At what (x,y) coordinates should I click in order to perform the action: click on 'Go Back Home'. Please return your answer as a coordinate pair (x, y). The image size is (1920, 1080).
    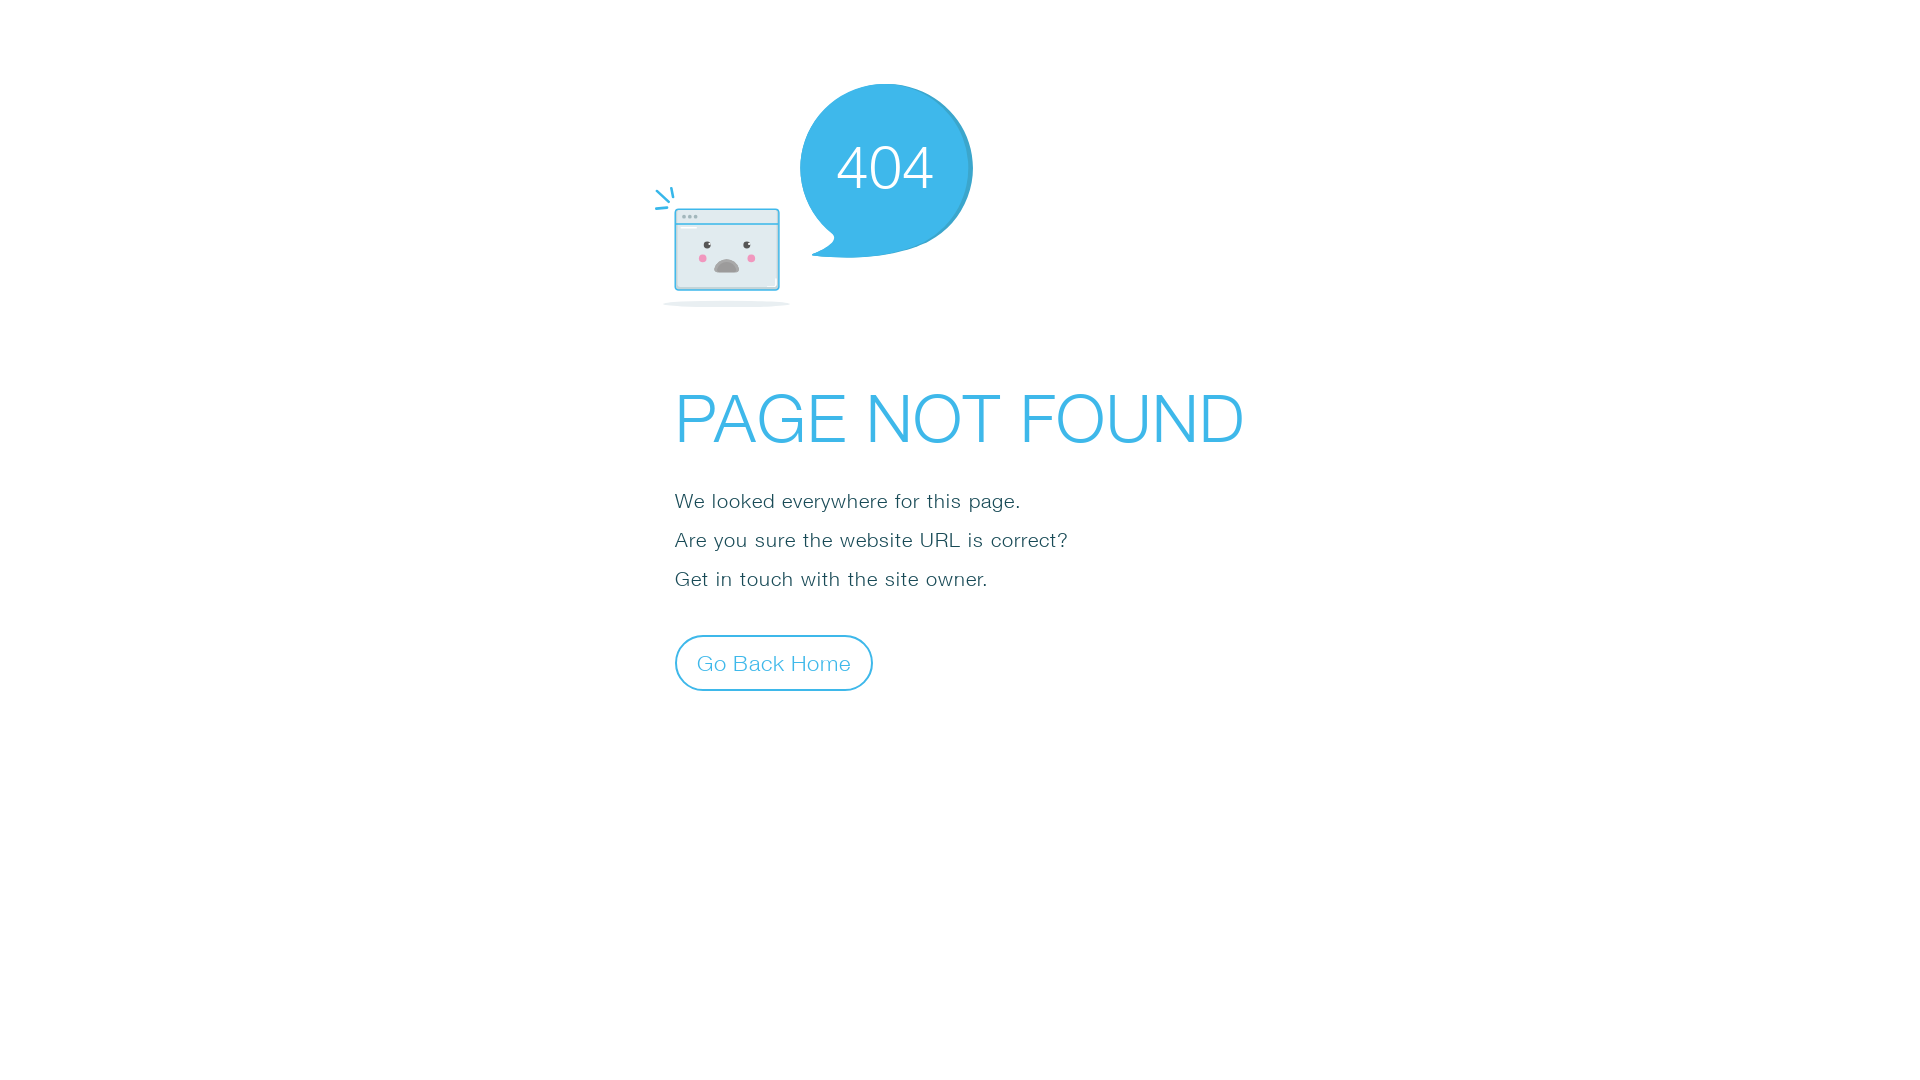
    Looking at the image, I should click on (772, 663).